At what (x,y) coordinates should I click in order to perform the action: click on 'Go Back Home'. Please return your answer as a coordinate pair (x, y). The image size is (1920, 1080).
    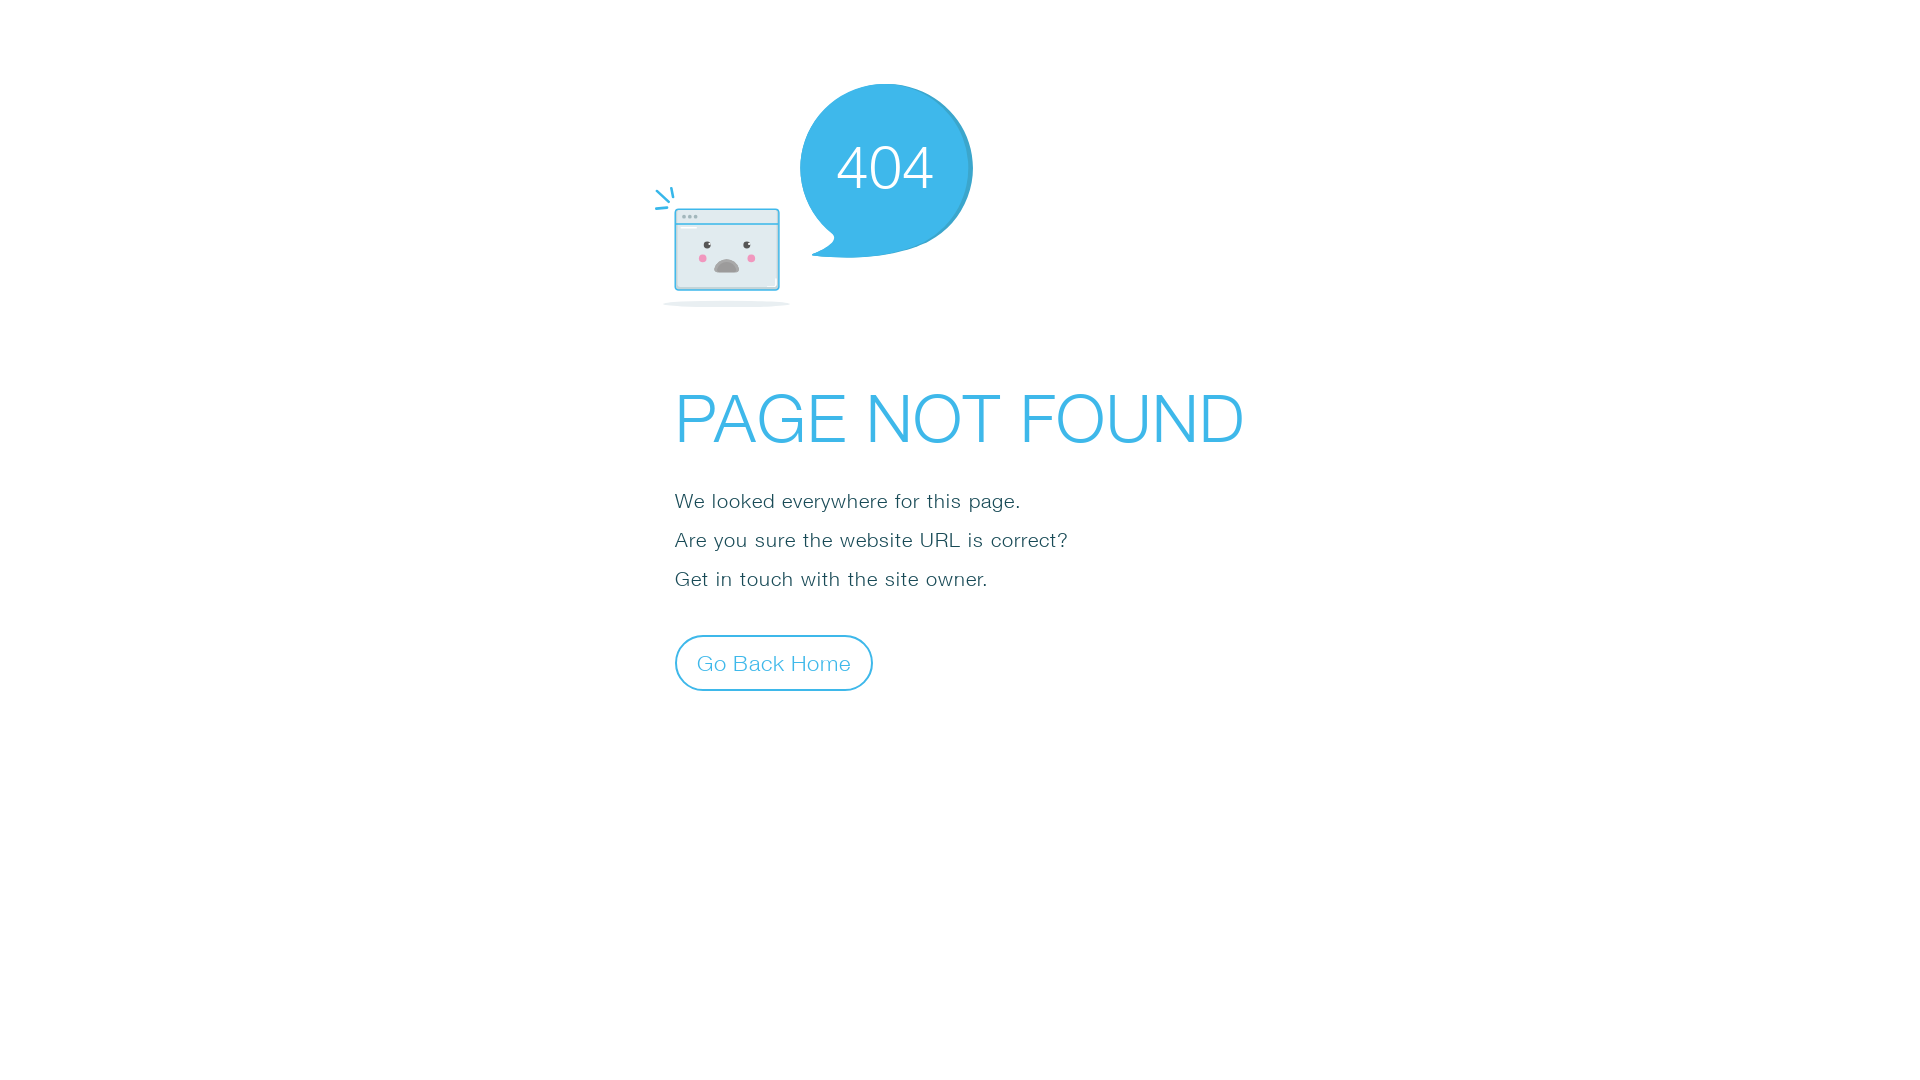
    Looking at the image, I should click on (772, 663).